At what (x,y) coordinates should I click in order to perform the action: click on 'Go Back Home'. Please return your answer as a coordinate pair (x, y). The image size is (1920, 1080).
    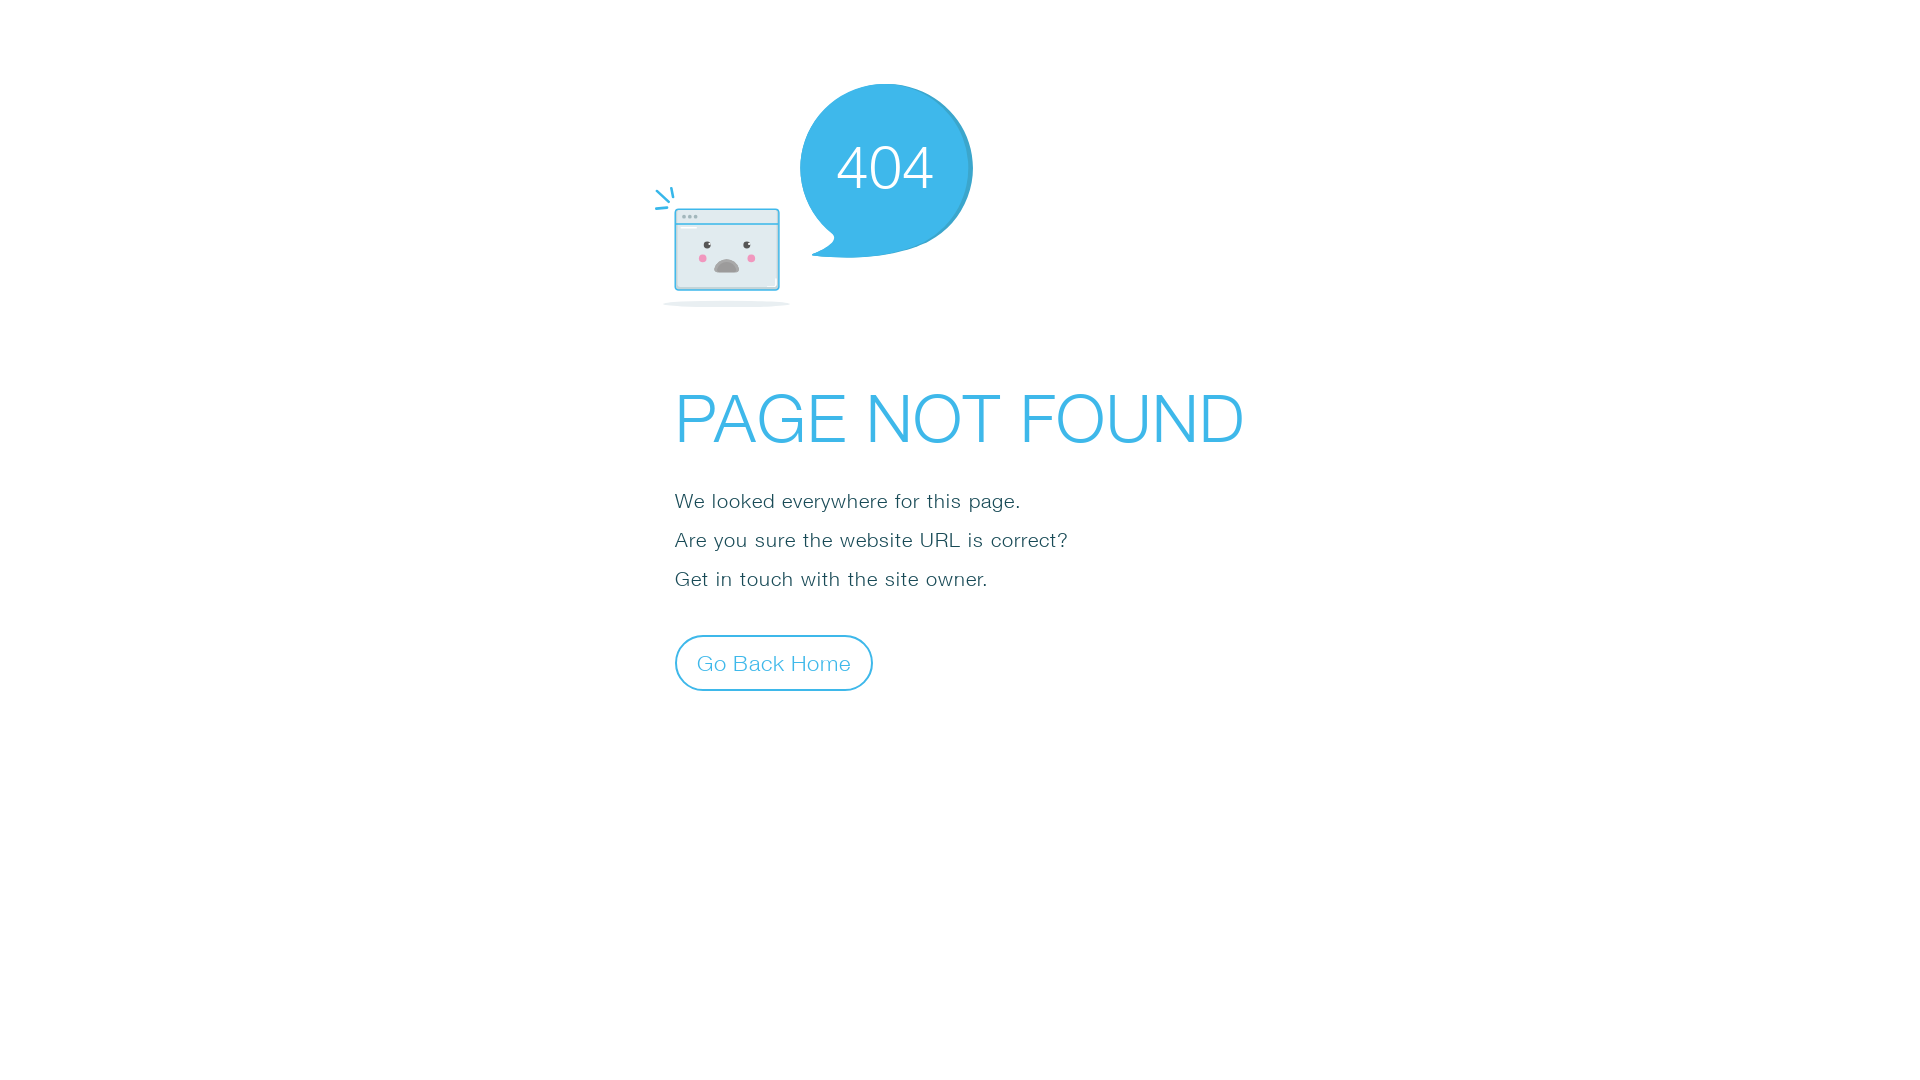
    Looking at the image, I should click on (772, 663).